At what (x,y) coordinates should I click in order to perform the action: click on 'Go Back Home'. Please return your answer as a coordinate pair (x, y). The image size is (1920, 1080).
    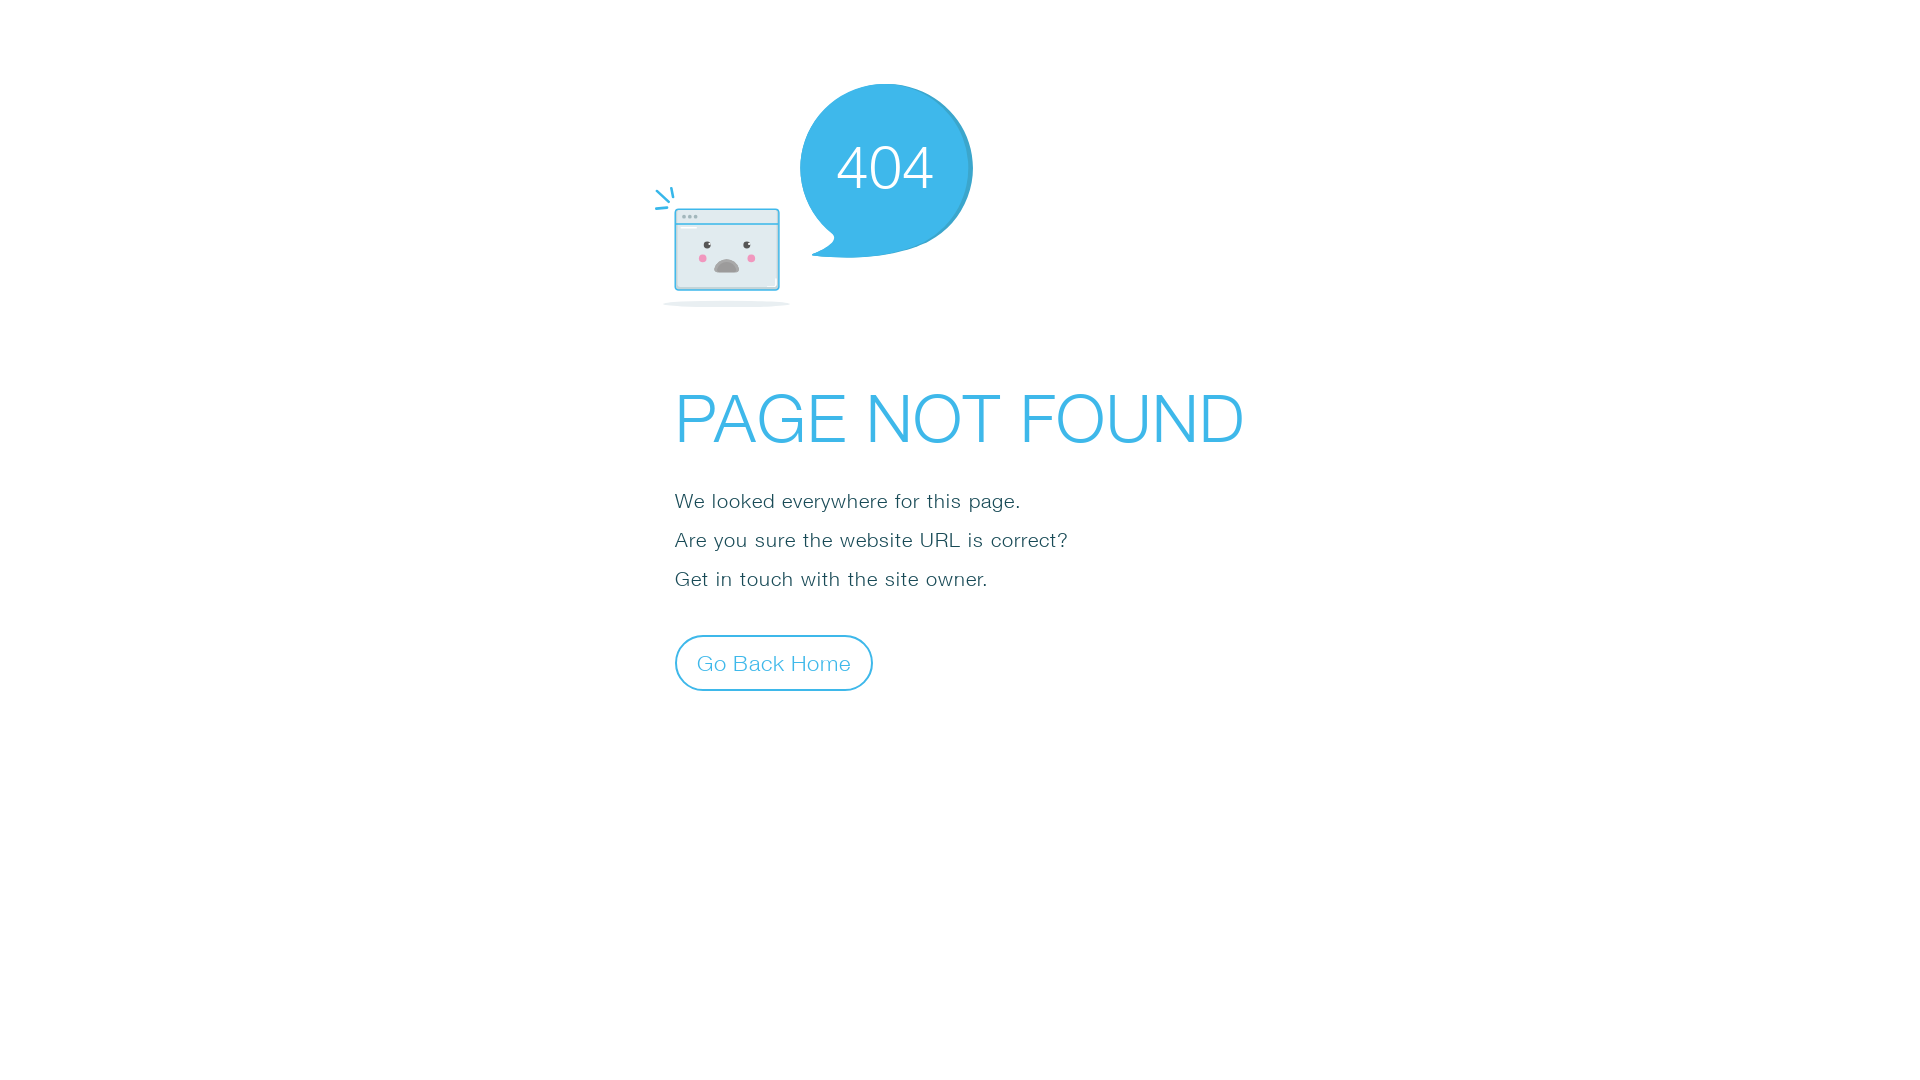
    Looking at the image, I should click on (772, 663).